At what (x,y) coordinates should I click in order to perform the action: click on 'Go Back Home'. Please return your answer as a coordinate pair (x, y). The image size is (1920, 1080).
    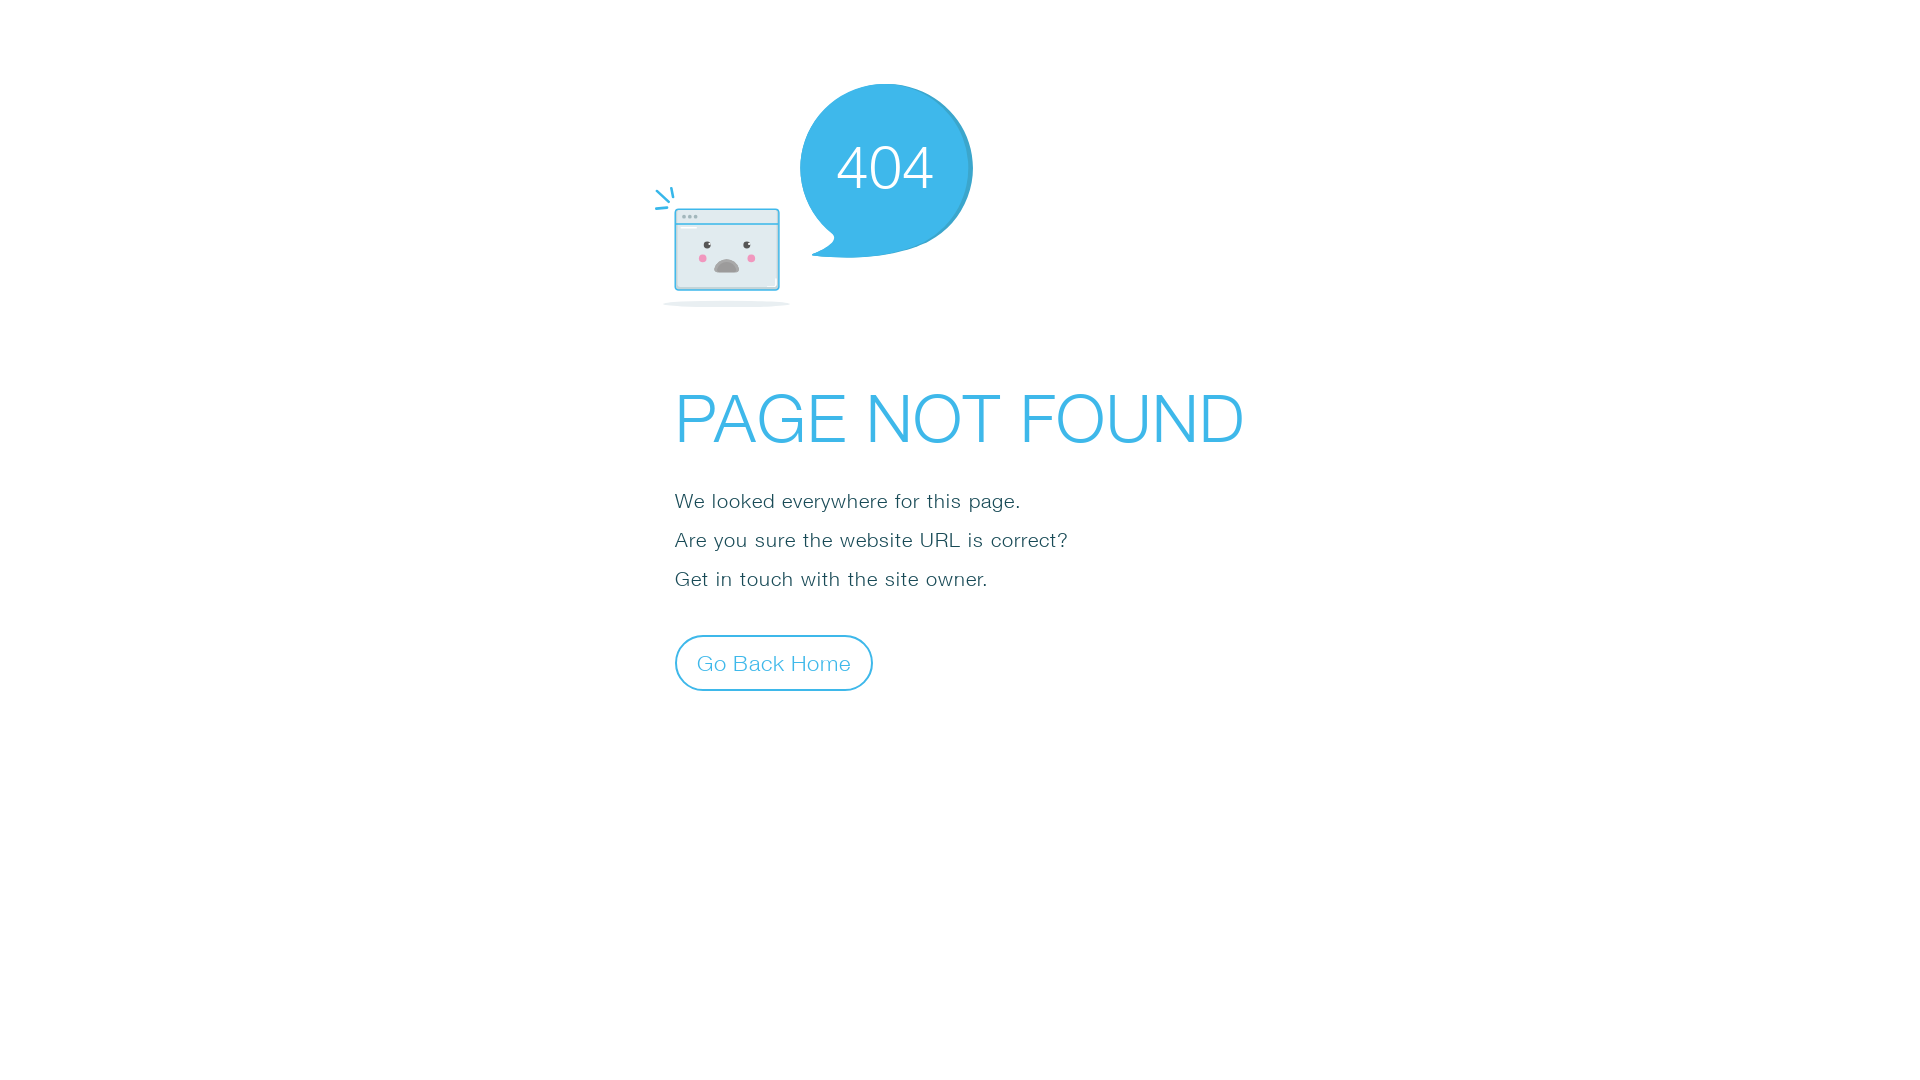
    Looking at the image, I should click on (772, 663).